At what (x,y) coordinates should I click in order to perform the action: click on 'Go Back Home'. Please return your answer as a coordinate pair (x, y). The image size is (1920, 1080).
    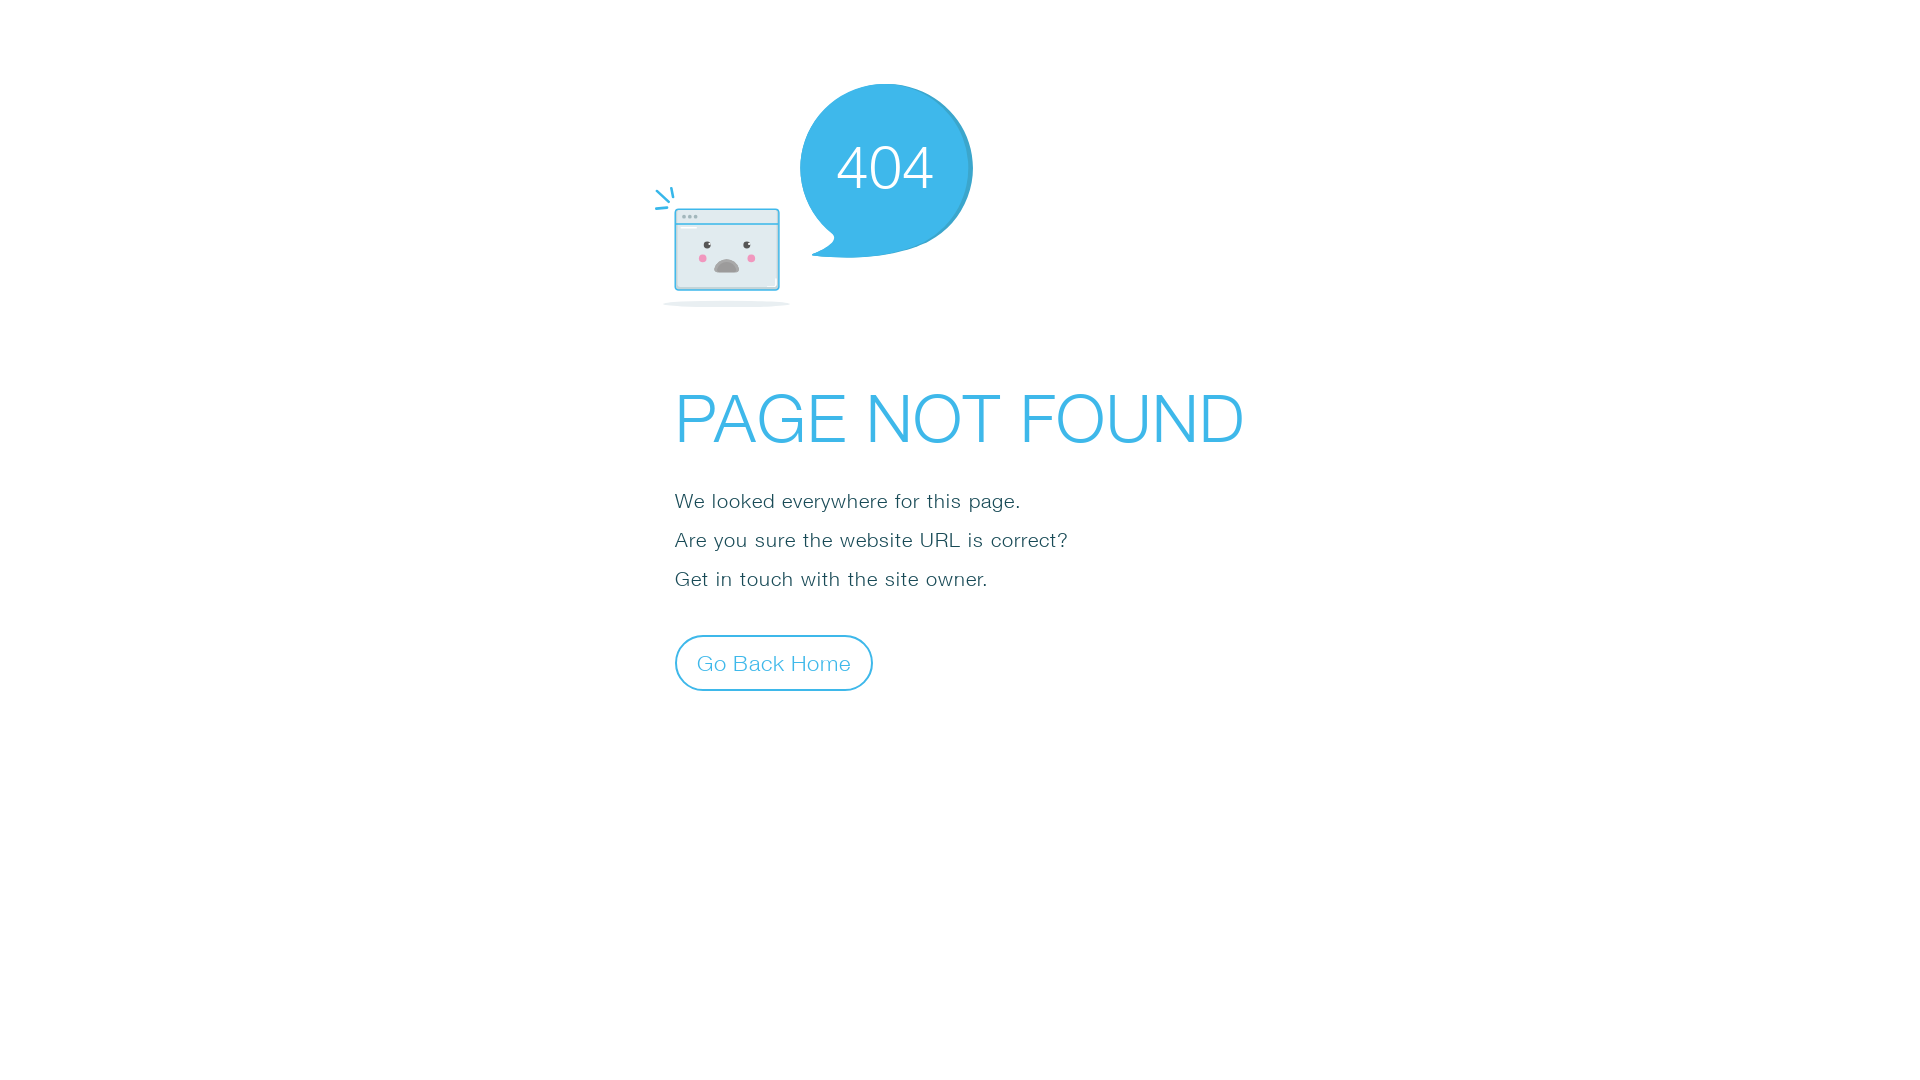
    Looking at the image, I should click on (772, 663).